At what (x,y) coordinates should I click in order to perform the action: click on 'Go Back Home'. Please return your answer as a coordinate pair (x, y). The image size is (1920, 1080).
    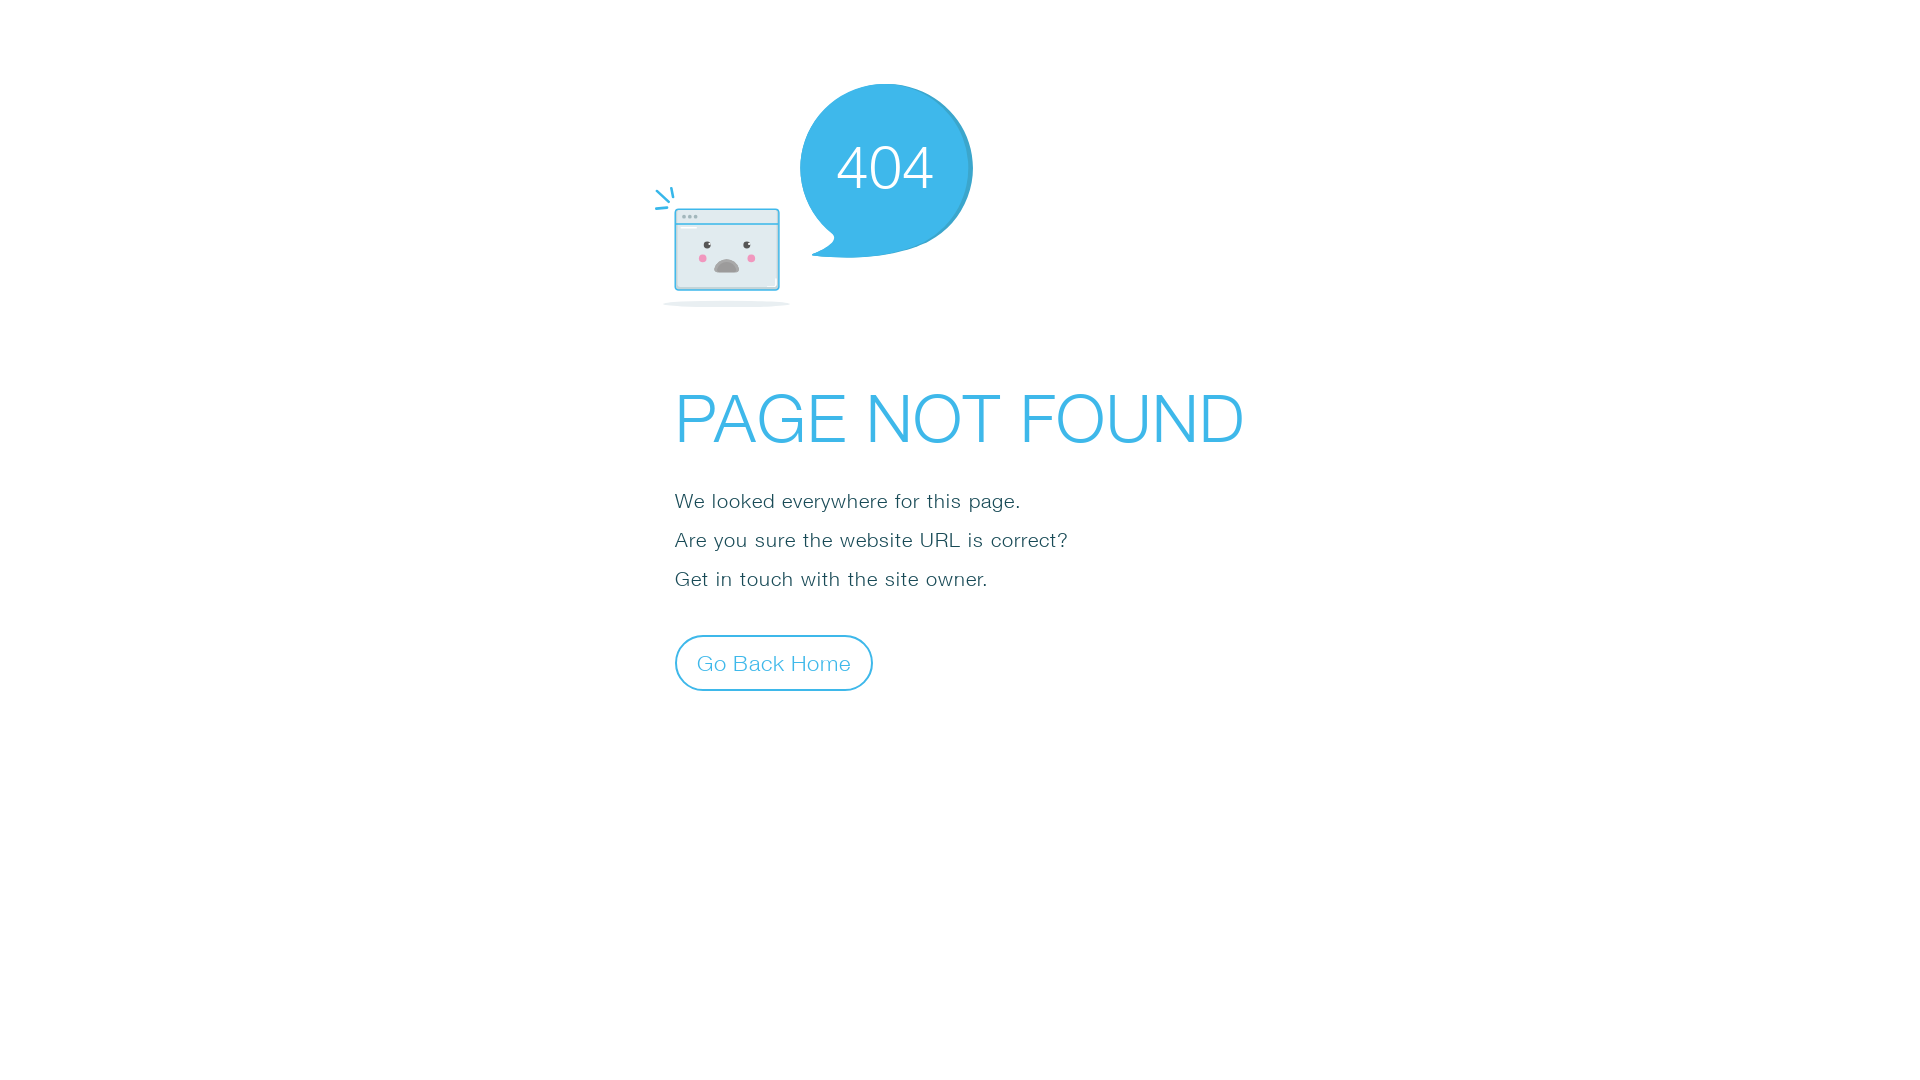
    Looking at the image, I should click on (772, 663).